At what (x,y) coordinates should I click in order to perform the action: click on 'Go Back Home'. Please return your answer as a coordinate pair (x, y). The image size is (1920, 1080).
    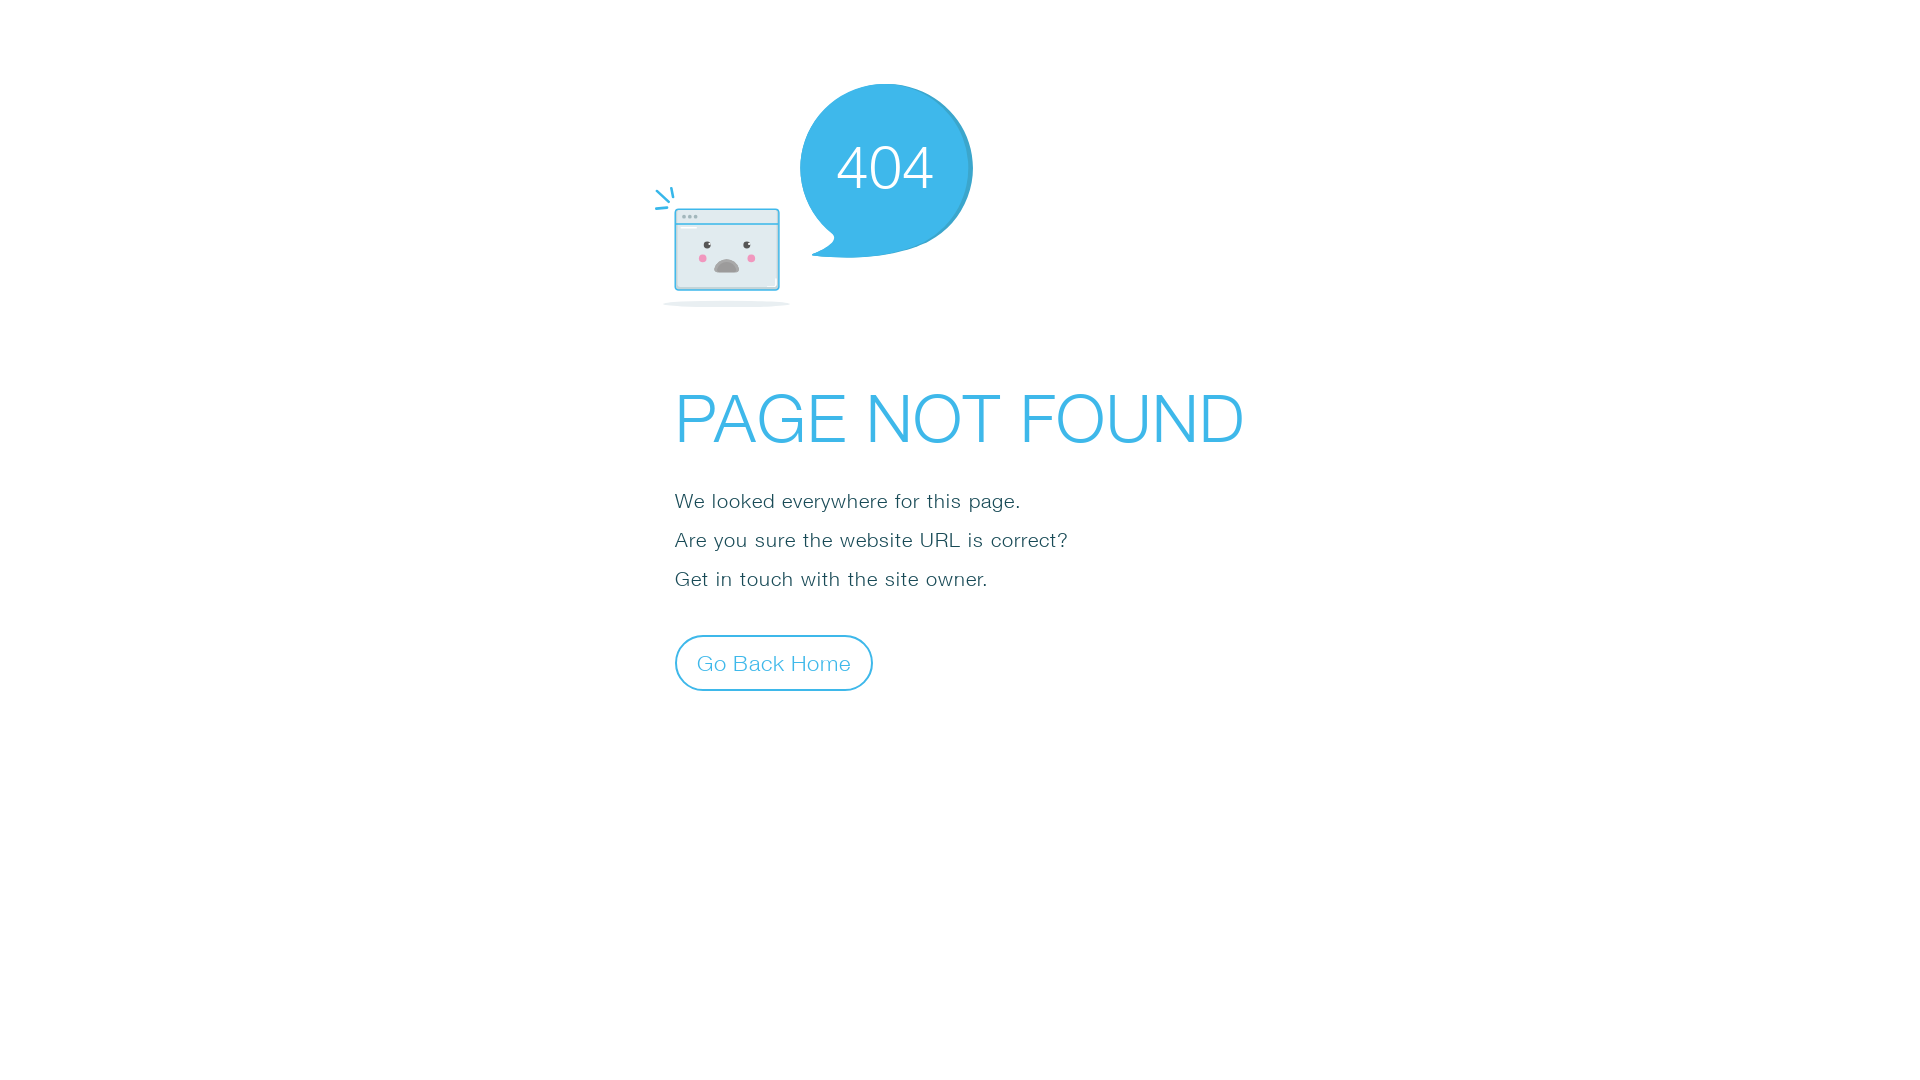
    Looking at the image, I should click on (772, 663).